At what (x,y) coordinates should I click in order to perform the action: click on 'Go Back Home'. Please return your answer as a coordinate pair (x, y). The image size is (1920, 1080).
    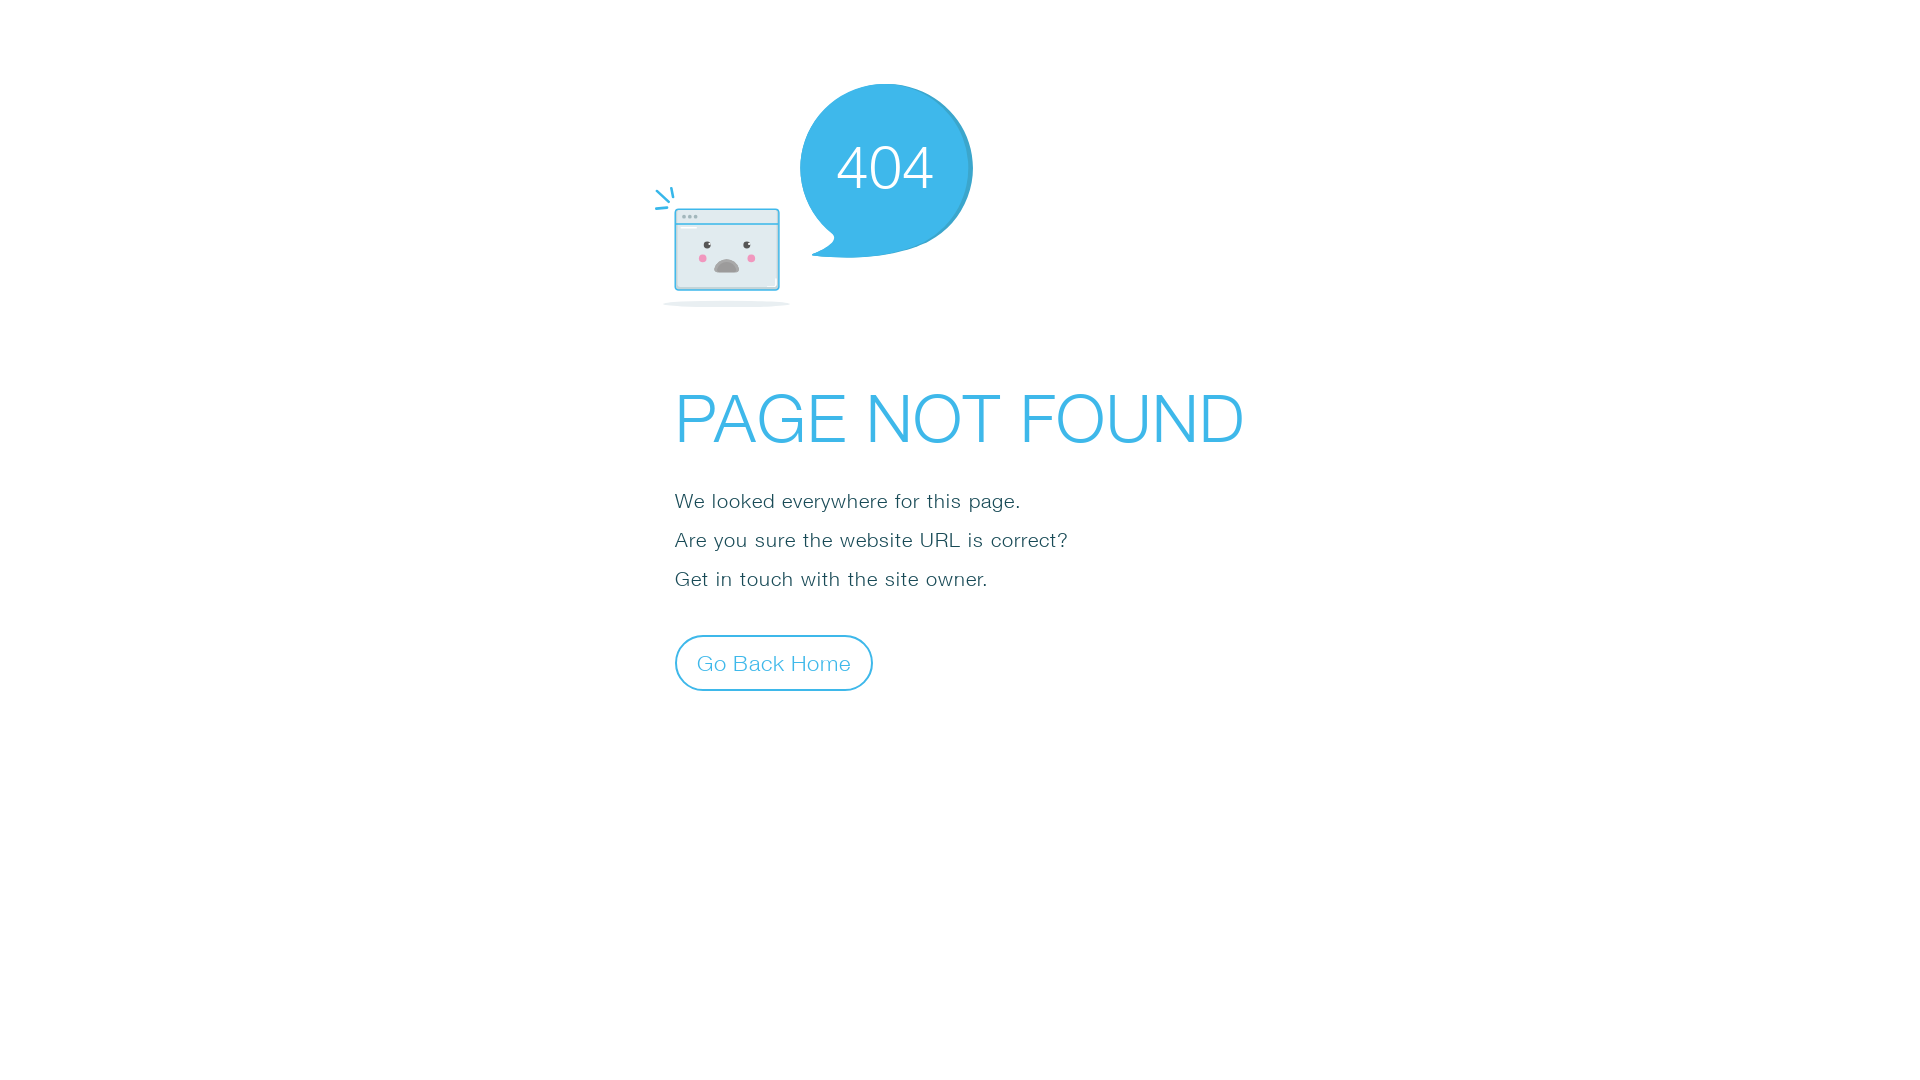
    Looking at the image, I should click on (772, 663).